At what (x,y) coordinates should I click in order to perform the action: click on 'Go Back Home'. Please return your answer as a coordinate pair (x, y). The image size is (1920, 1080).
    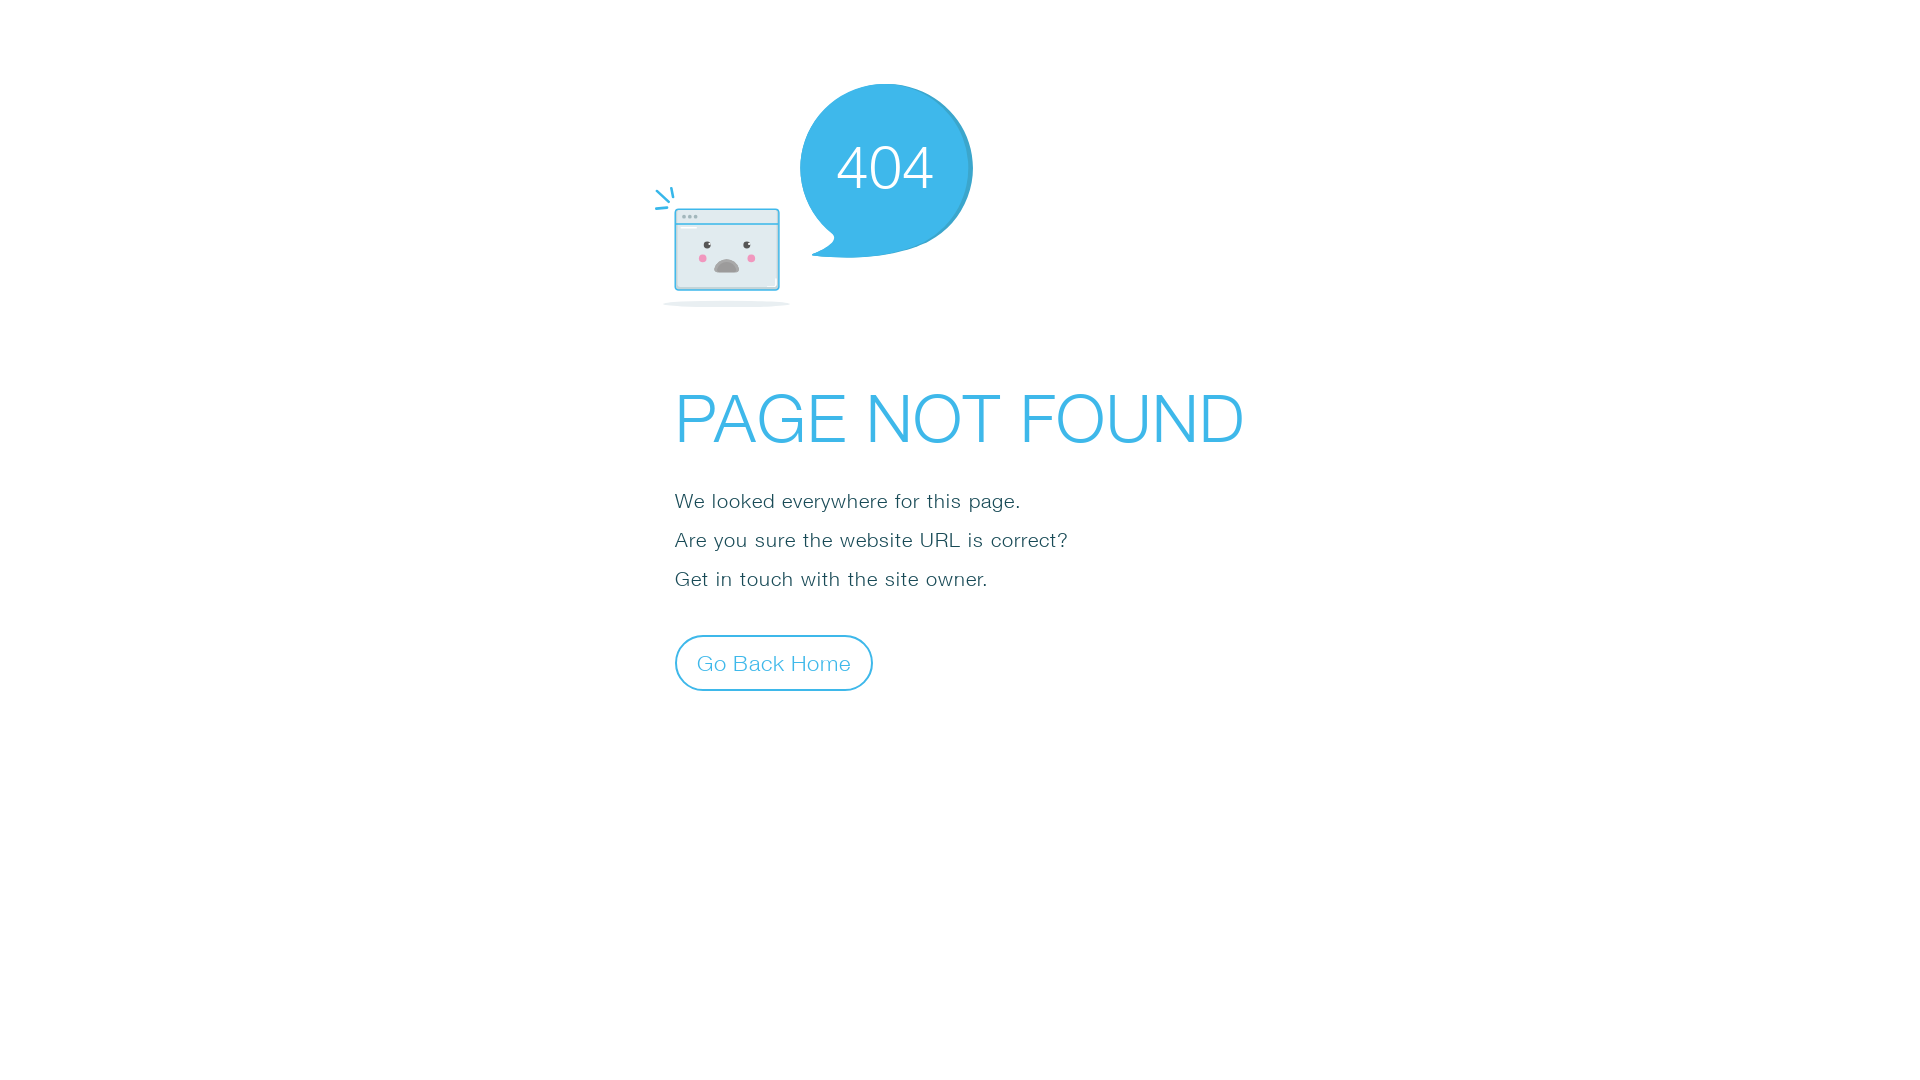
    Looking at the image, I should click on (772, 663).